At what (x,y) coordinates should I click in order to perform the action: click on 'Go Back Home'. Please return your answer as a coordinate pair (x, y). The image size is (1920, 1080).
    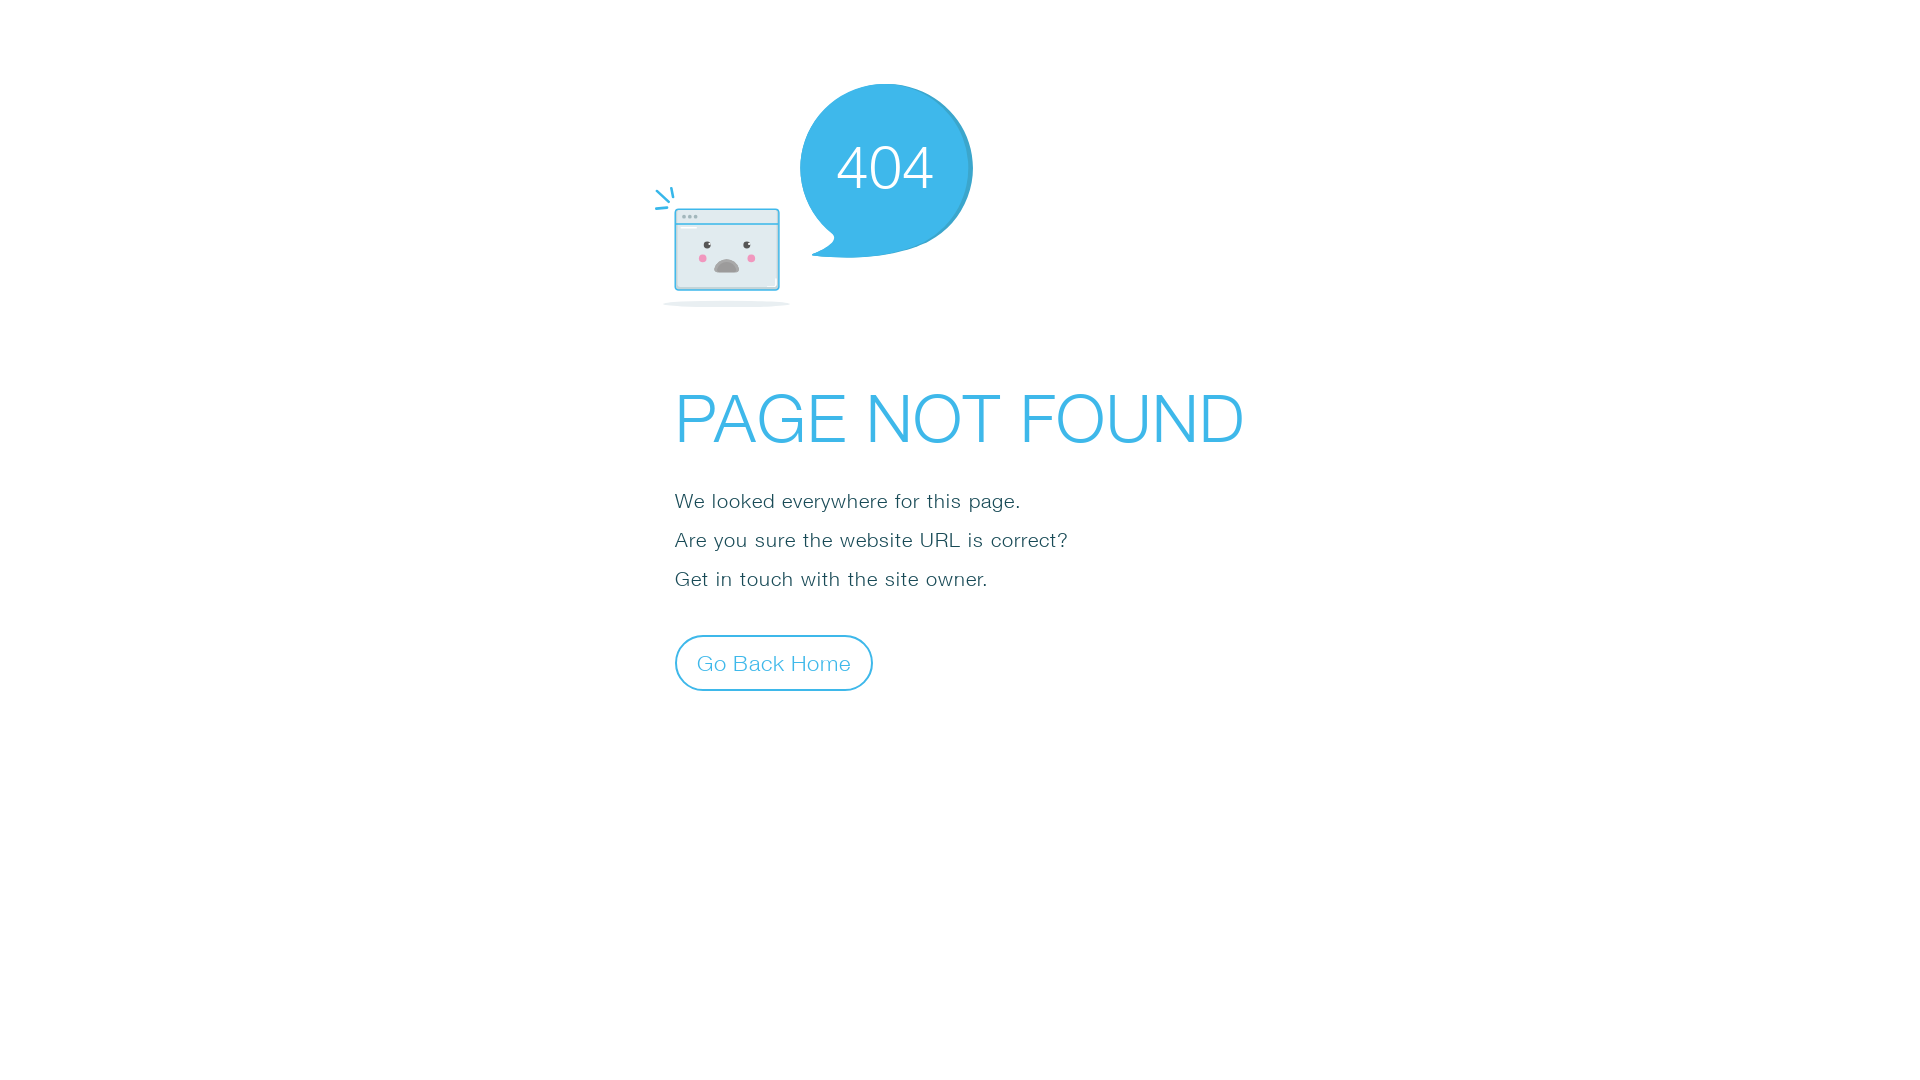
    Looking at the image, I should click on (772, 663).